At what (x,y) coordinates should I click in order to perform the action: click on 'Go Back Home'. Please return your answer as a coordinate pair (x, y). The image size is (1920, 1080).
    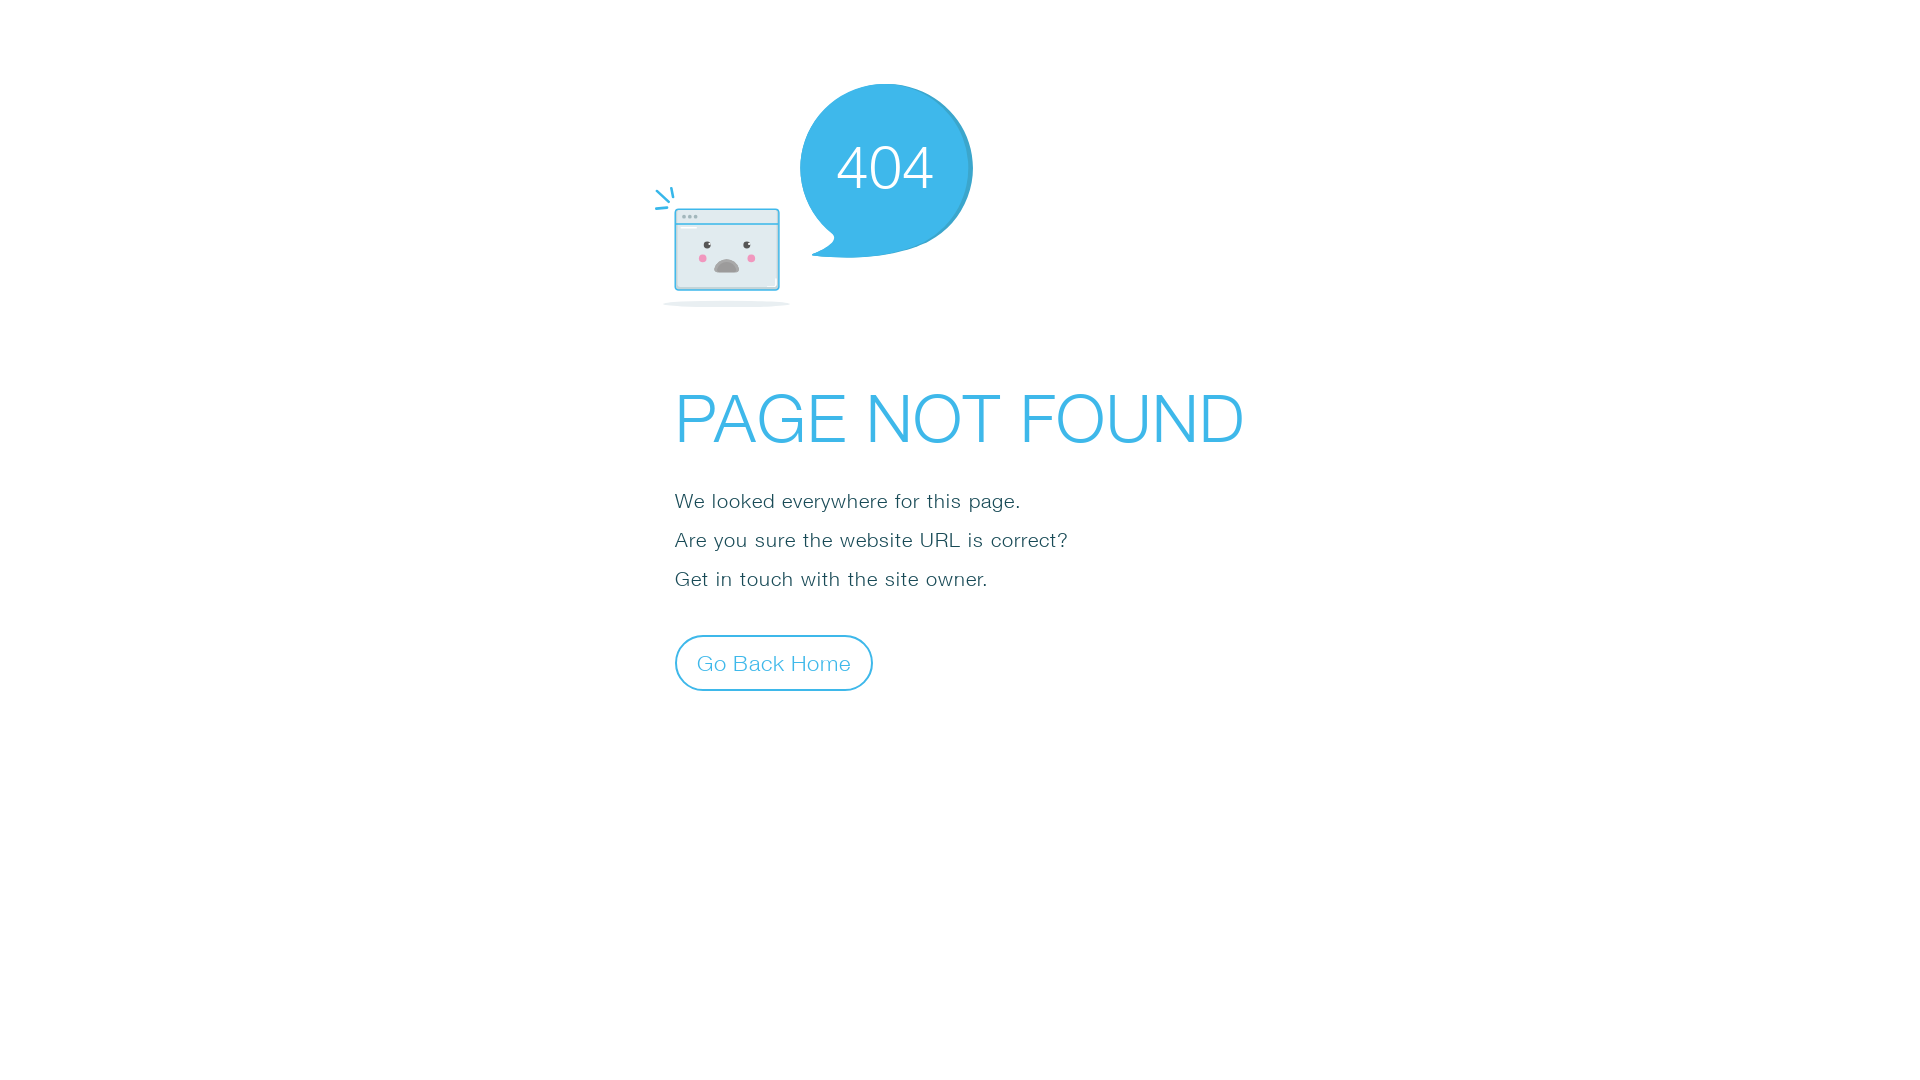
    Looking at the image, I should click on (772, 663).